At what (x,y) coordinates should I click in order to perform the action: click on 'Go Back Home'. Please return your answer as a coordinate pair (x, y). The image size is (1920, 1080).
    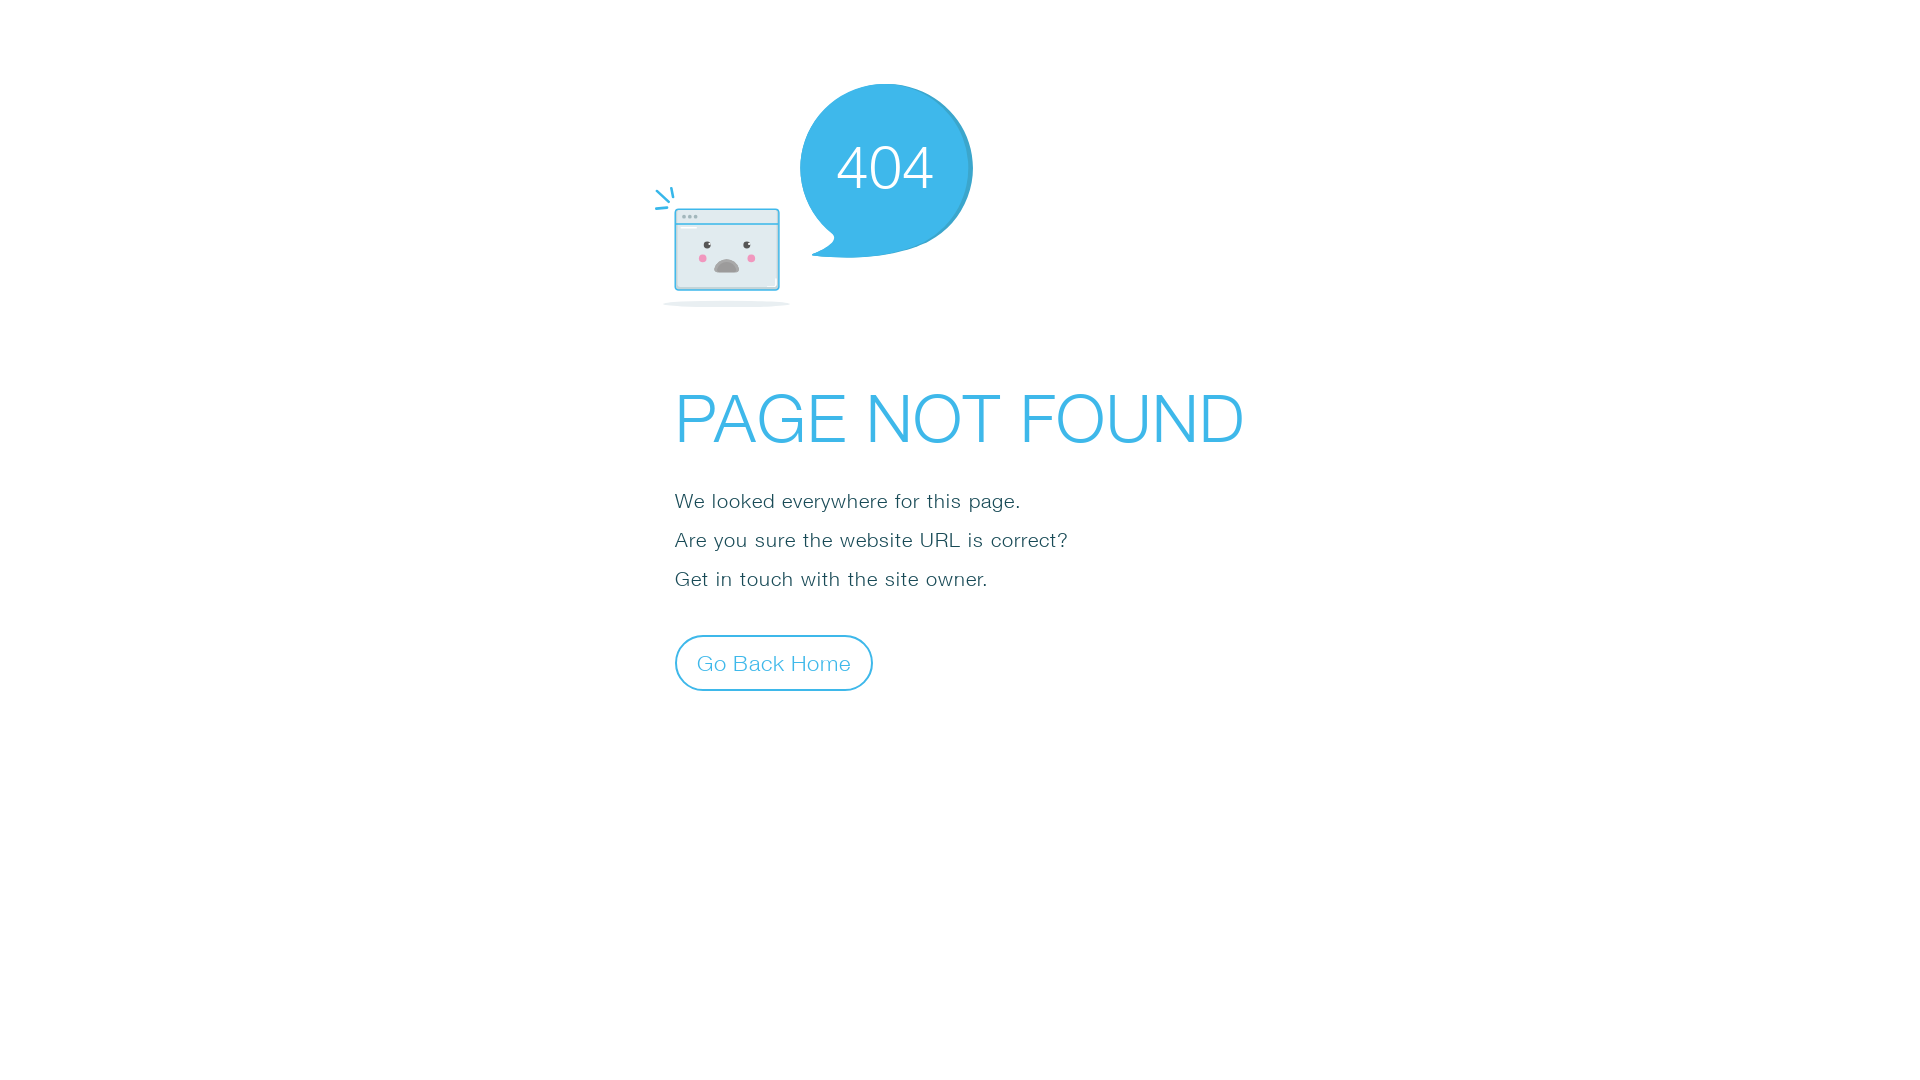
    Looking at the image, I should click on (772, 663).